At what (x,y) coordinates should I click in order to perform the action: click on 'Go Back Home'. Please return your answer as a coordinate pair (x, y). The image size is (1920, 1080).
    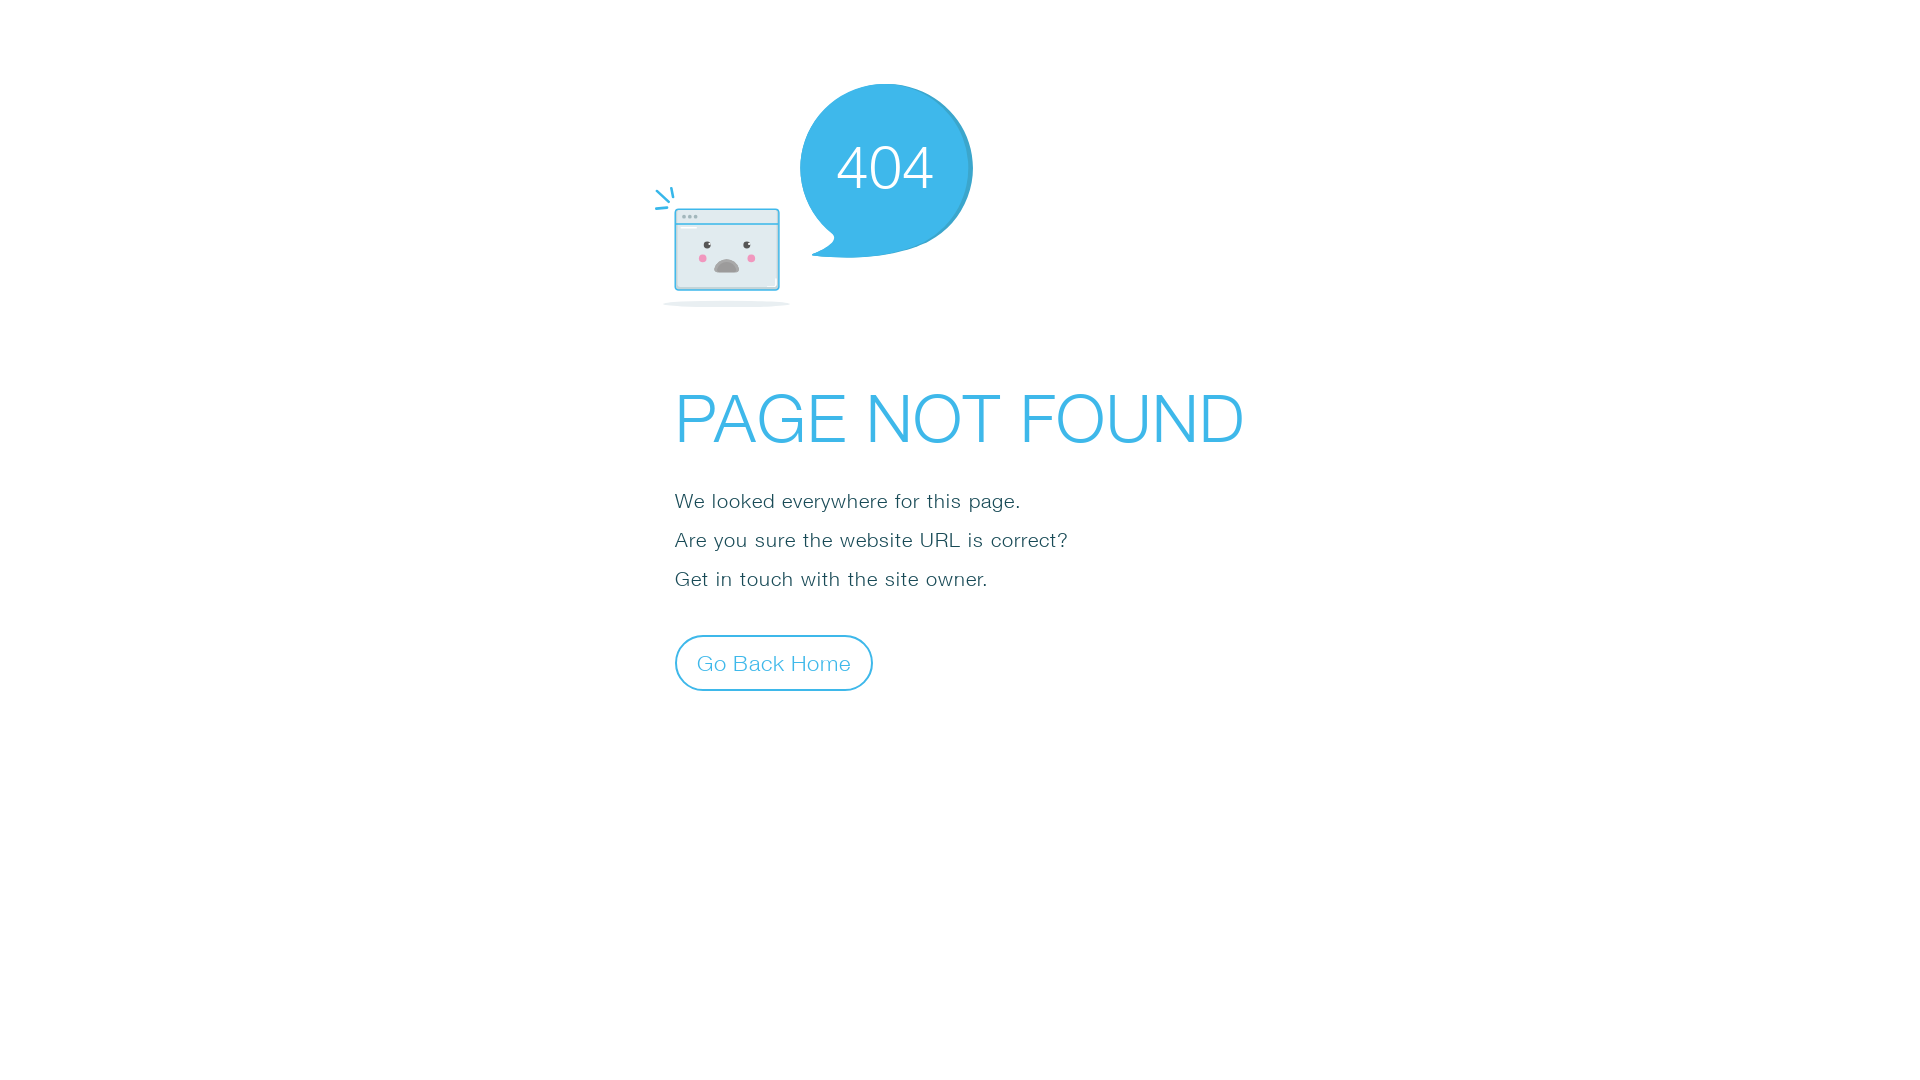
    Looking at the image, I should click on (772, 663).